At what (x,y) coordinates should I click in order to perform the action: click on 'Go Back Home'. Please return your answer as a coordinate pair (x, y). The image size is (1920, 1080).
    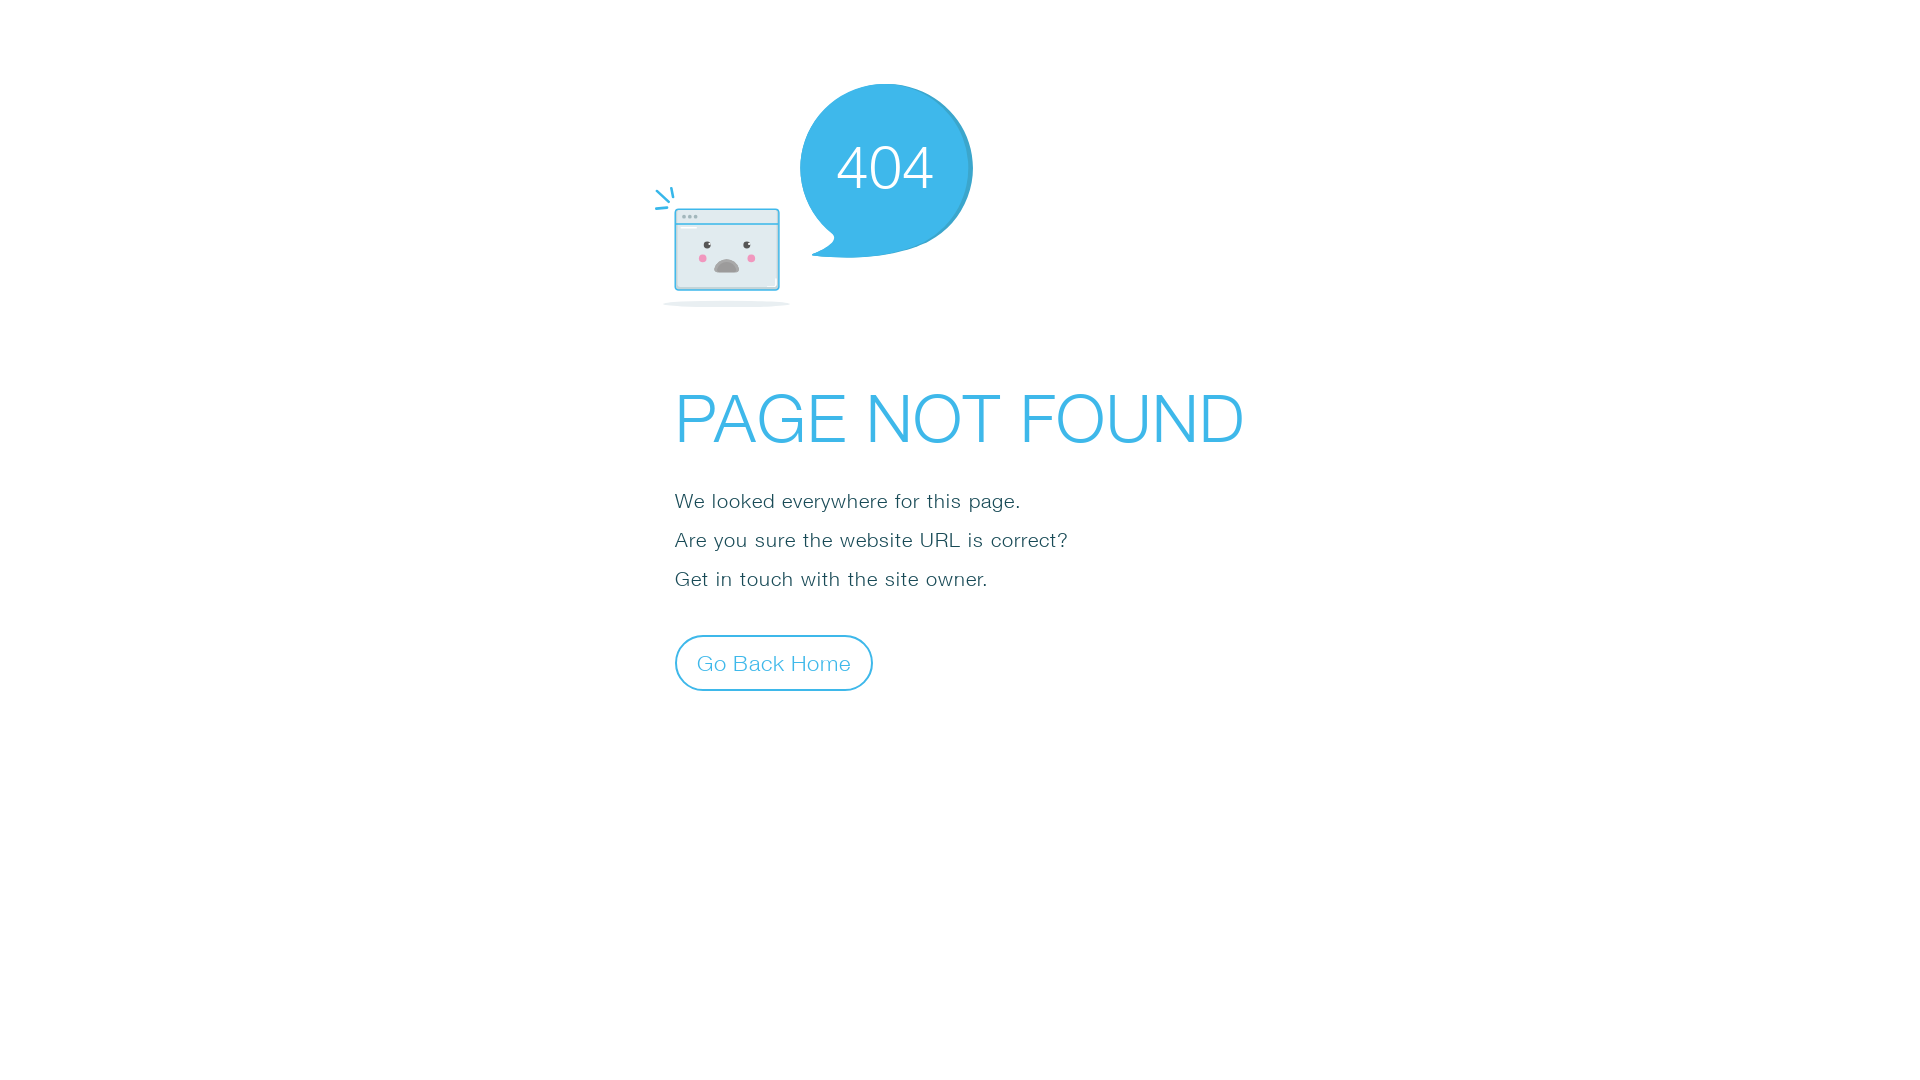
    Looking at the image, I should click on (772, 663).